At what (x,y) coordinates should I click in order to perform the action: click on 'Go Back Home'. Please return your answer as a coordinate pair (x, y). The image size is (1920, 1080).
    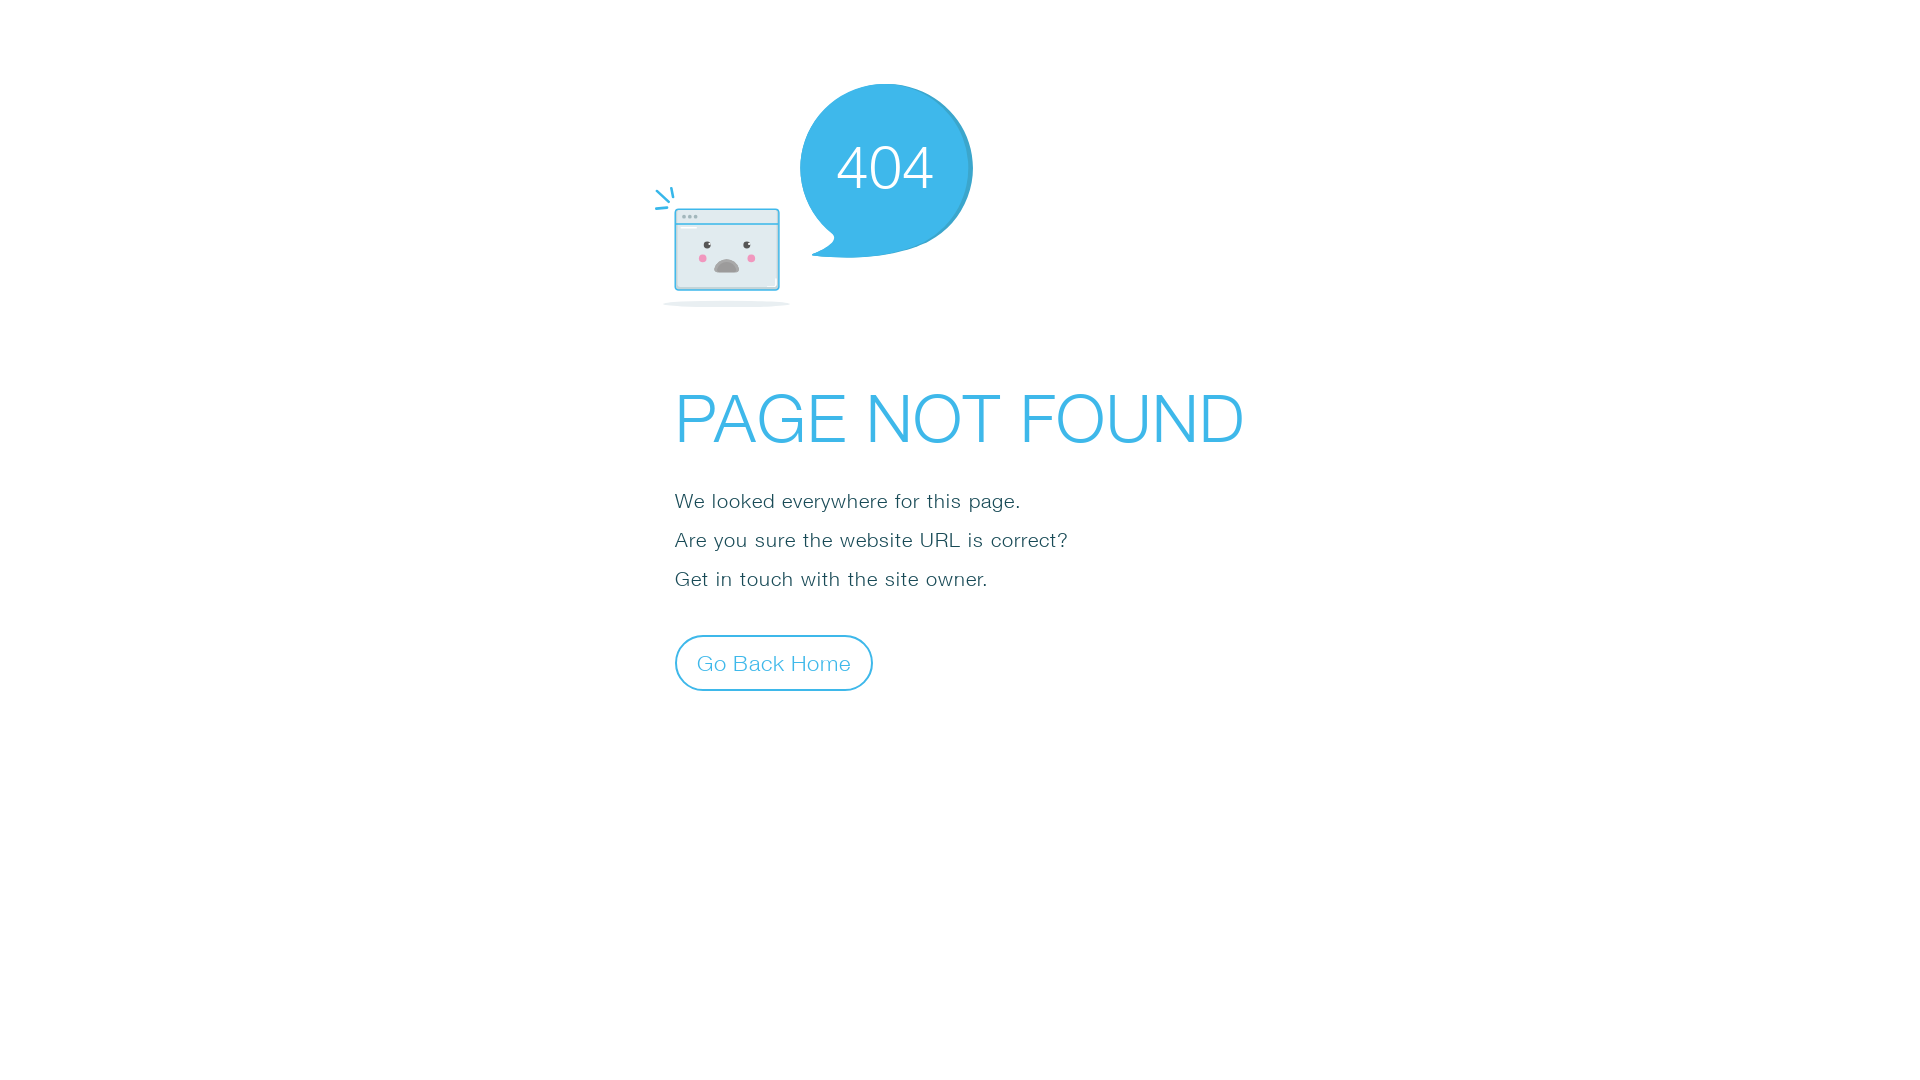
    Looking at the image, I should click on (772, 663).